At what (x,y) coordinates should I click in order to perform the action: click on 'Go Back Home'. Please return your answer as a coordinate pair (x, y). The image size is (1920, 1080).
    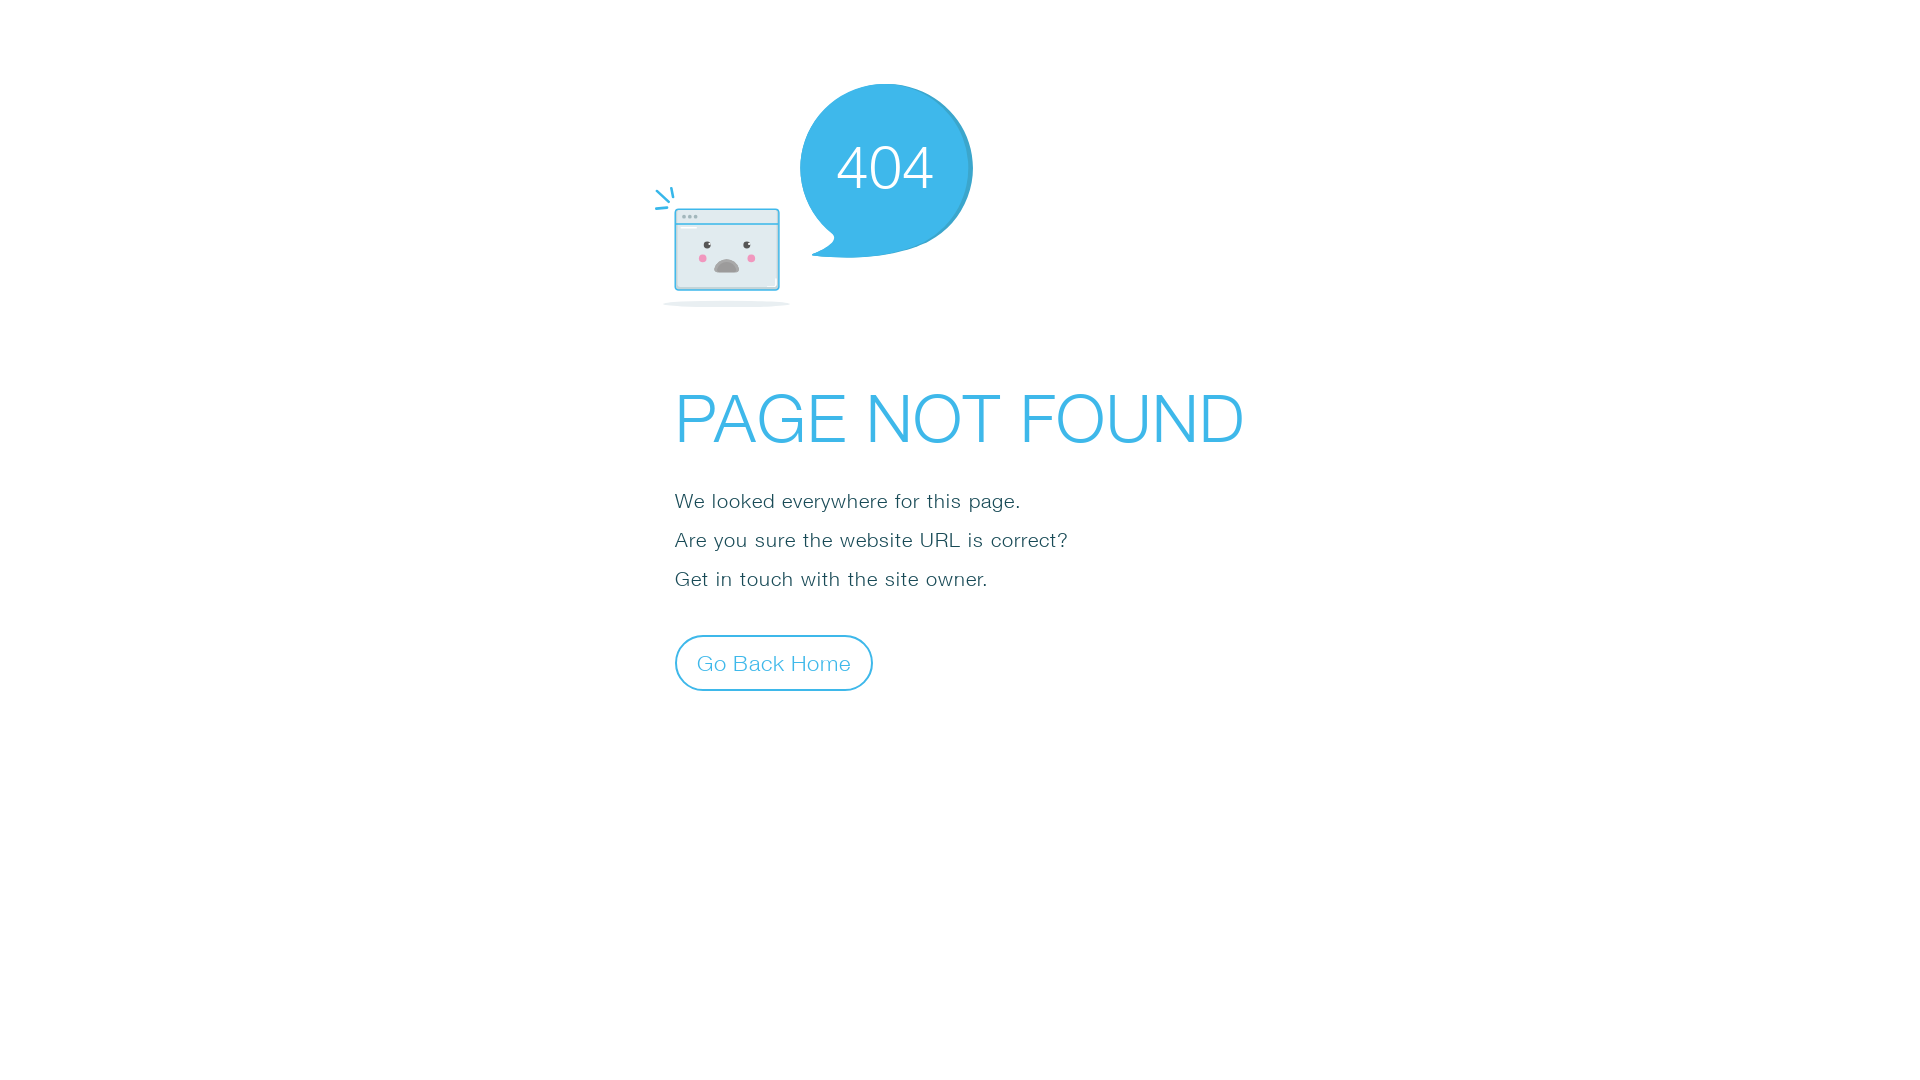
    Looking at the image, I should click on (772, 663).